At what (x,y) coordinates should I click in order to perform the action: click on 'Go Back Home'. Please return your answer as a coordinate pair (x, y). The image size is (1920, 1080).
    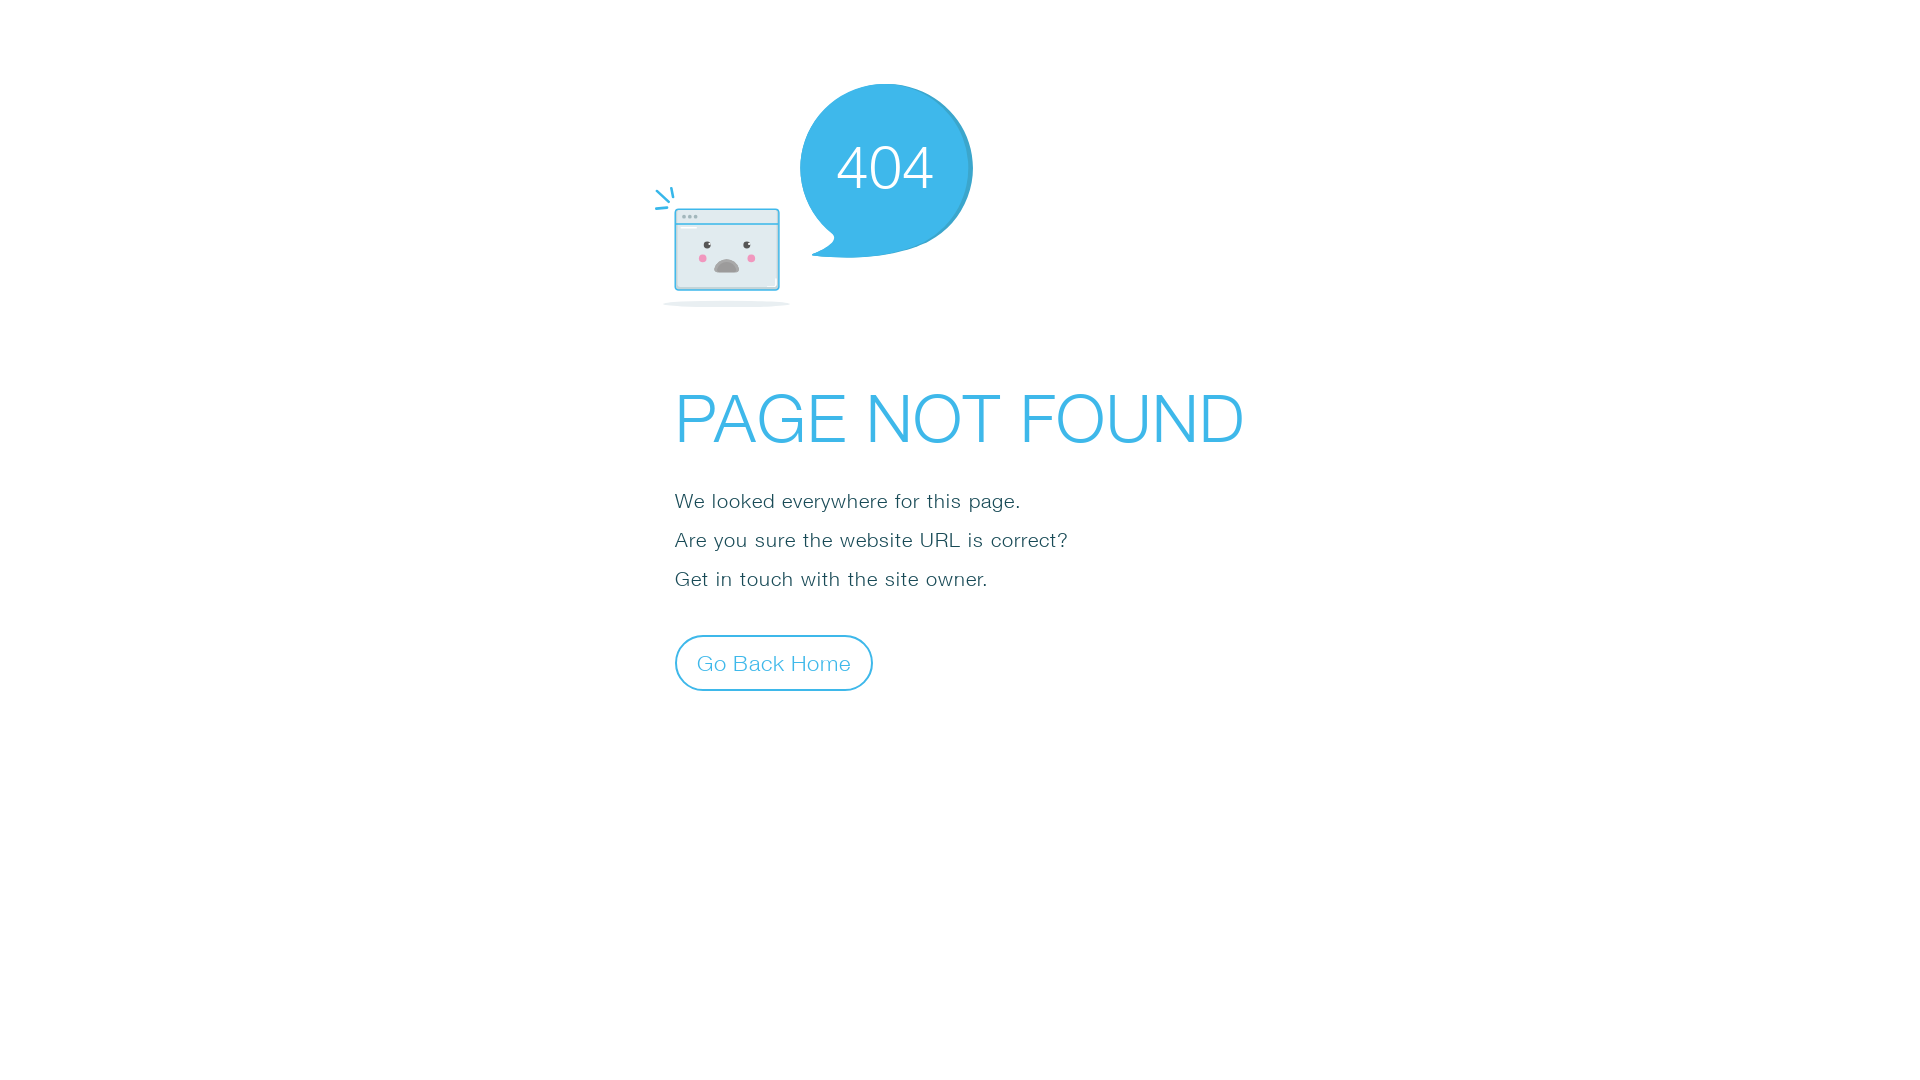
    Looking at the image, I should click on (772, 663).